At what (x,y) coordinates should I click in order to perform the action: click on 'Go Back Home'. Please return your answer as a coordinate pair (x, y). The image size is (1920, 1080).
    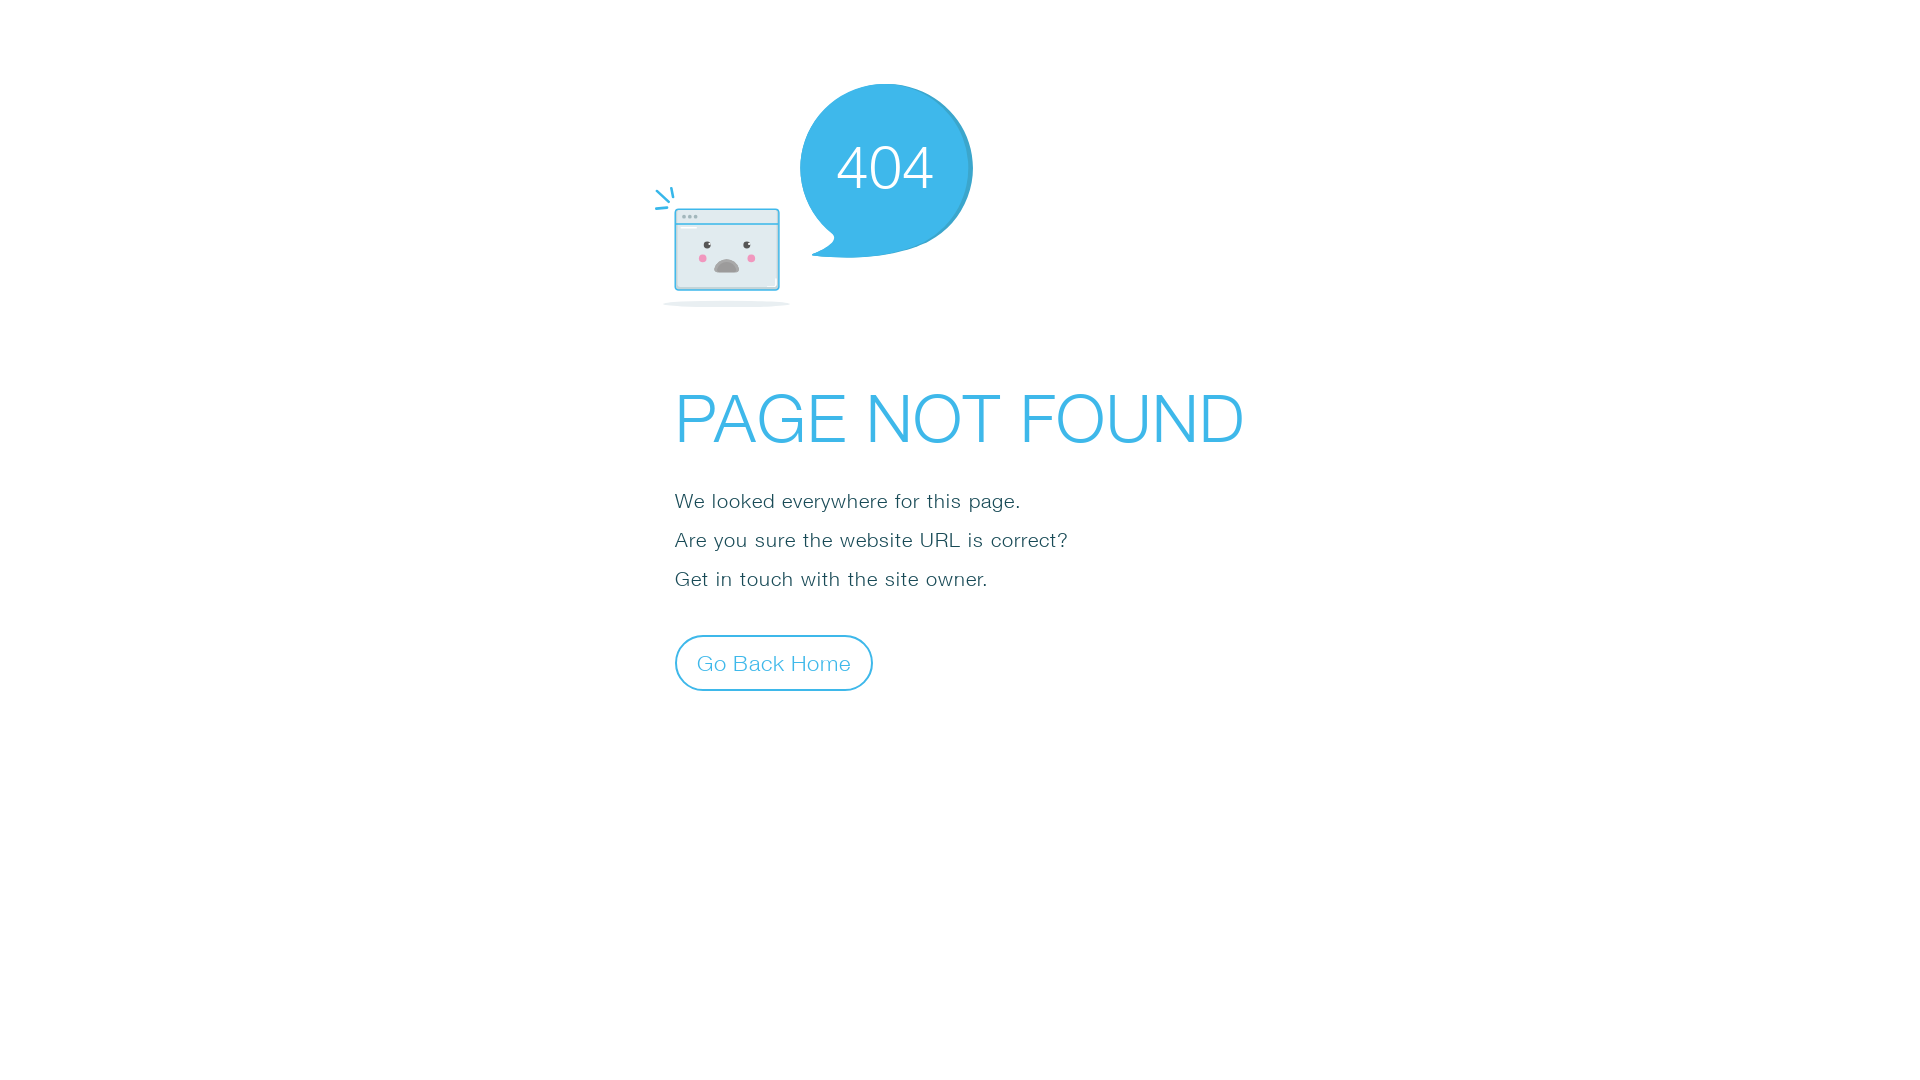
    Looking at the image, I should click on (772, 663).